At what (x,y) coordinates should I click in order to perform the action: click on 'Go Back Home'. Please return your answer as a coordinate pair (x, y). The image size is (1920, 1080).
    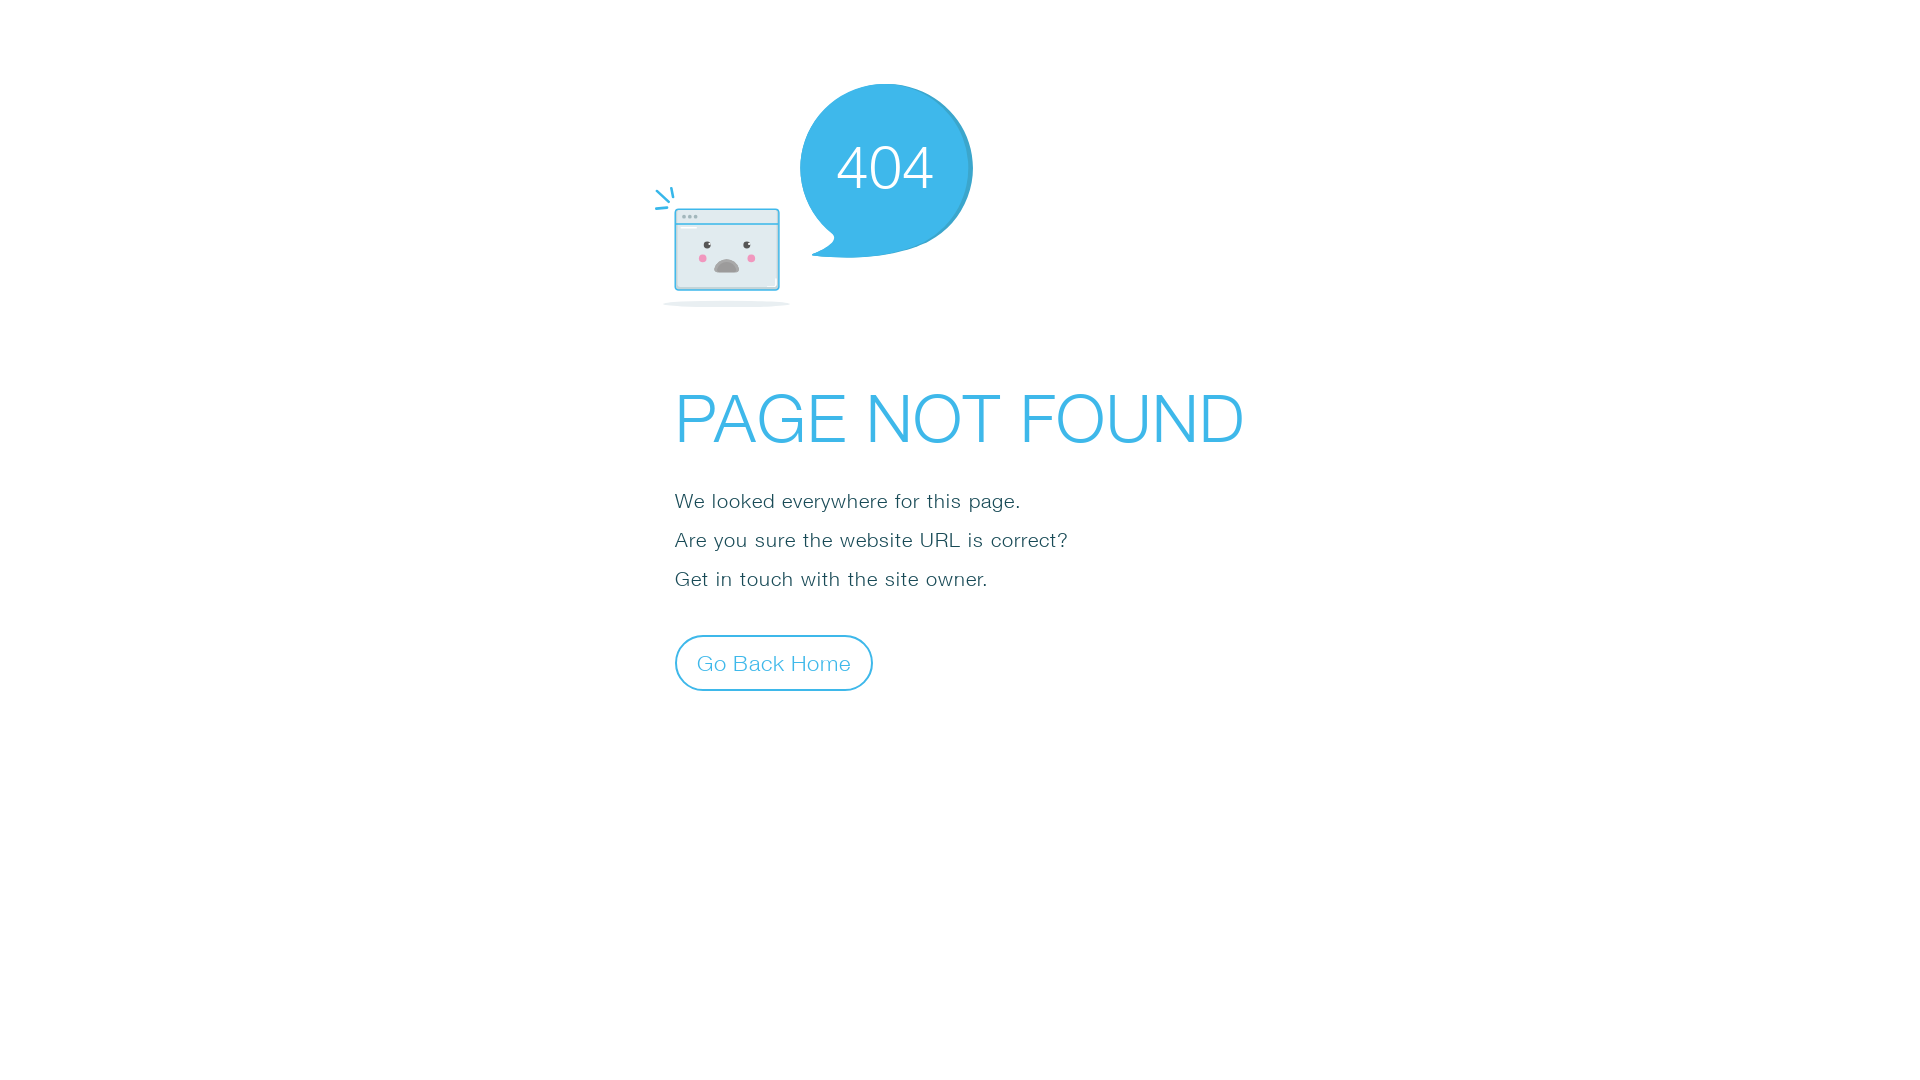
    Looking at the image, I should click on (772, 663).